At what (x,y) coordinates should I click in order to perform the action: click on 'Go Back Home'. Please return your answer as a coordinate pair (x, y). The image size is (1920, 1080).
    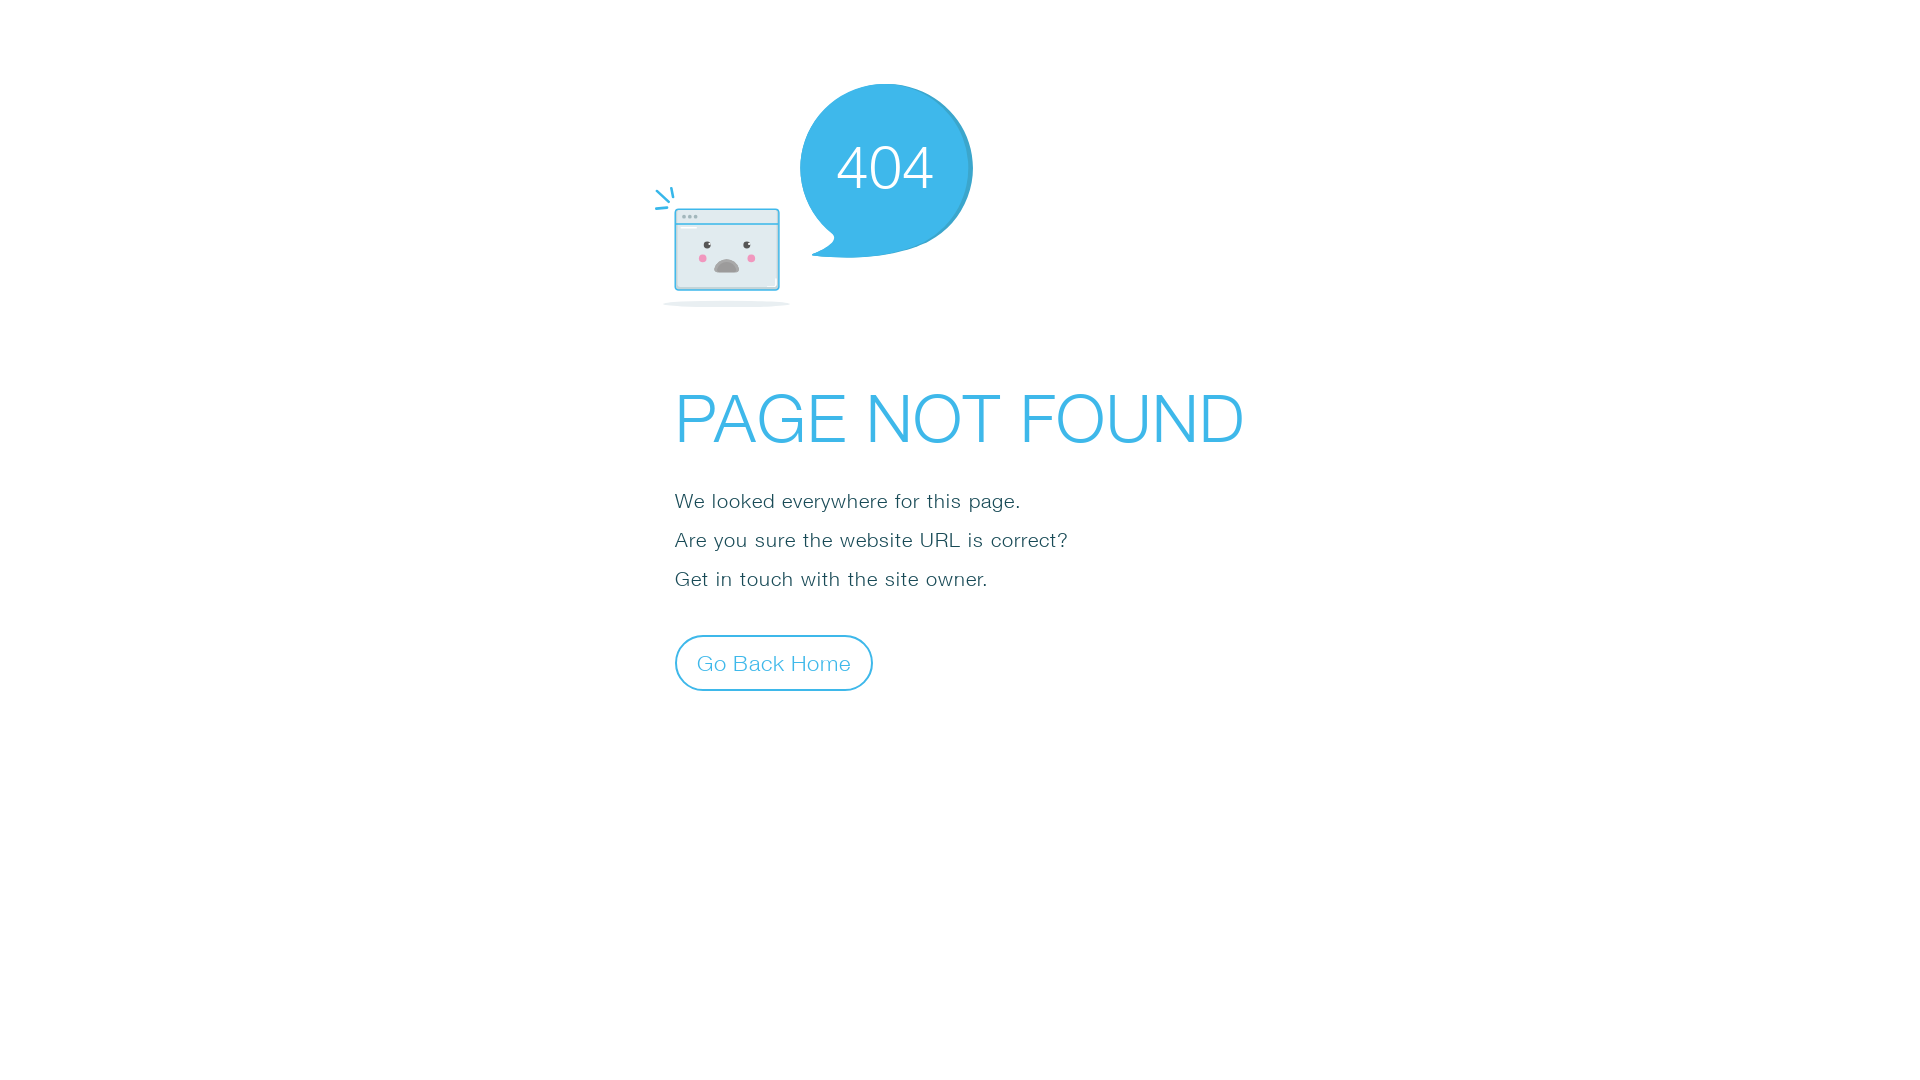
    Looking at the image, I should click on (772, 663).